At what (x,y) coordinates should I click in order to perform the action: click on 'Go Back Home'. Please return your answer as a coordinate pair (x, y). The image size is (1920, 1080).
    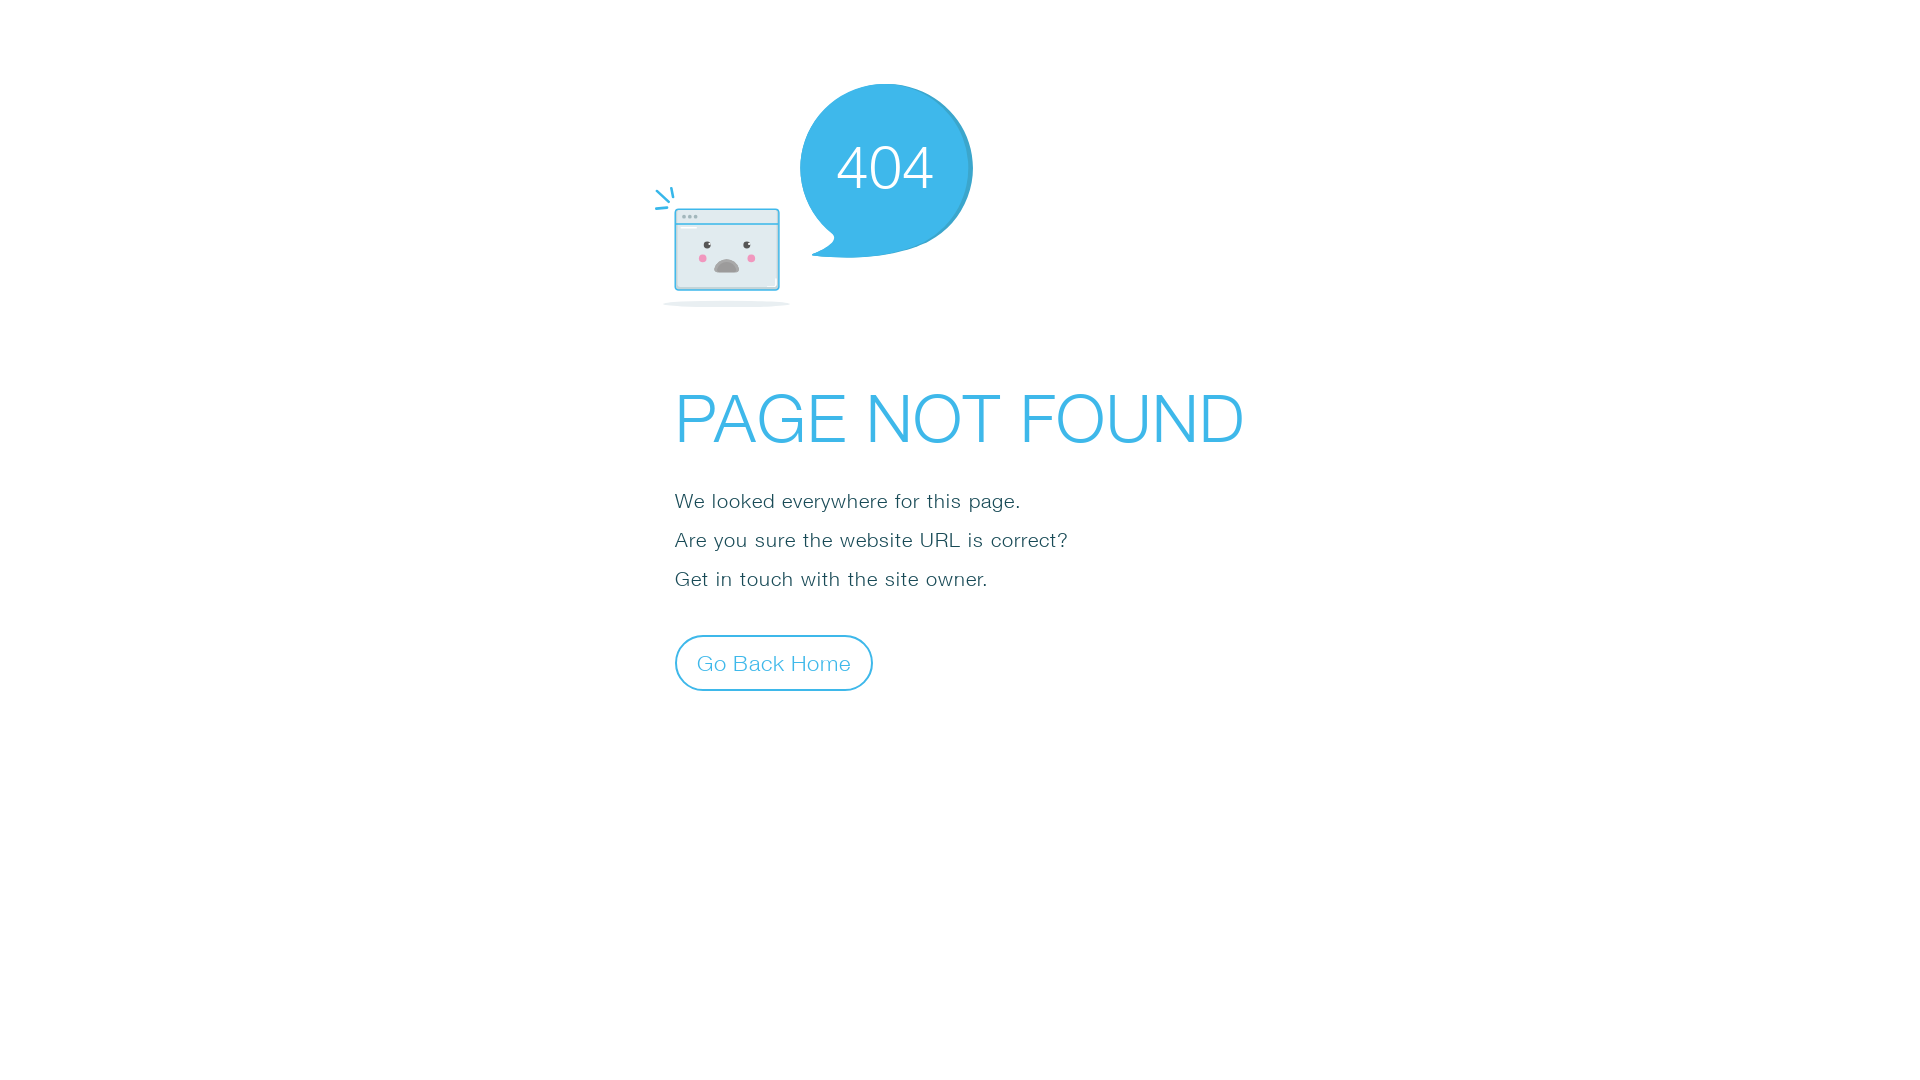
    Looking at the image, I should click on (772, 663).